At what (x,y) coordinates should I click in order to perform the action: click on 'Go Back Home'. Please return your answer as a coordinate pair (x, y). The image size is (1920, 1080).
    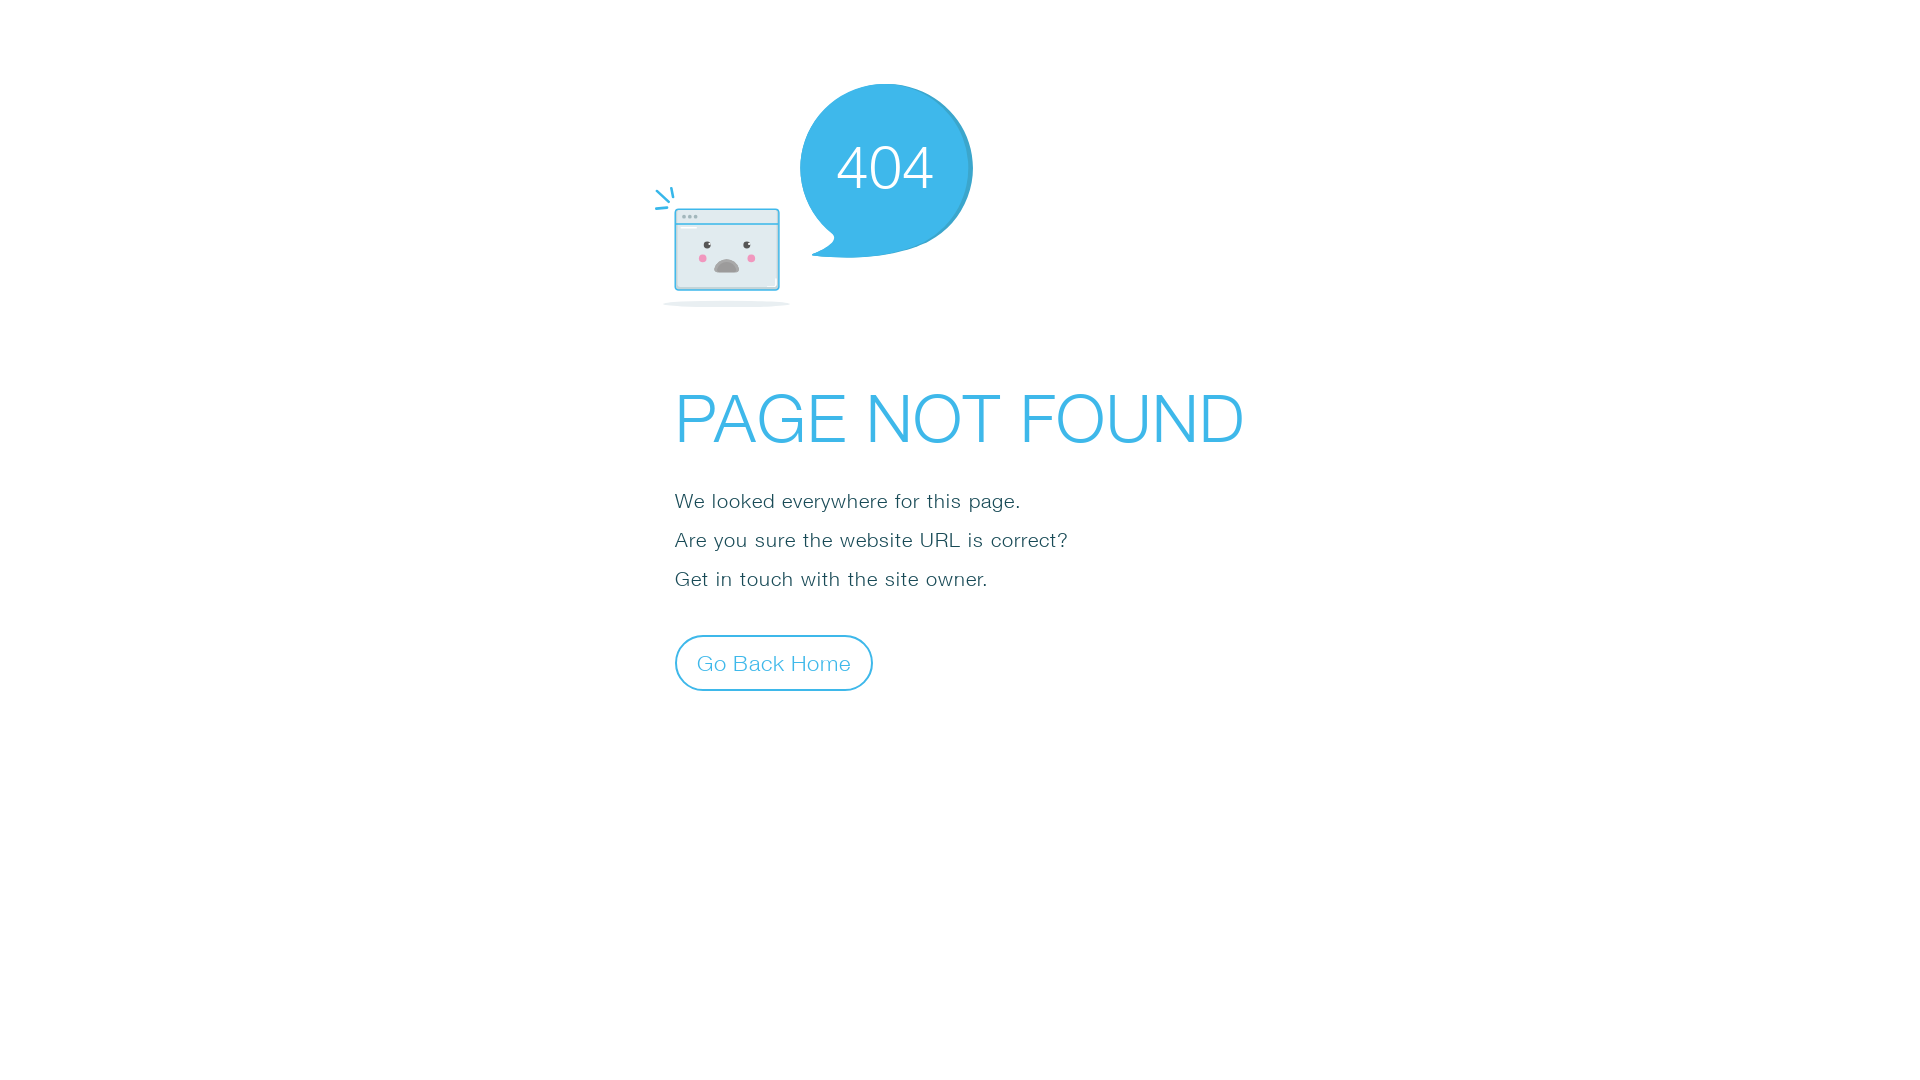
    Looking at the image, I should click on (772, 663).